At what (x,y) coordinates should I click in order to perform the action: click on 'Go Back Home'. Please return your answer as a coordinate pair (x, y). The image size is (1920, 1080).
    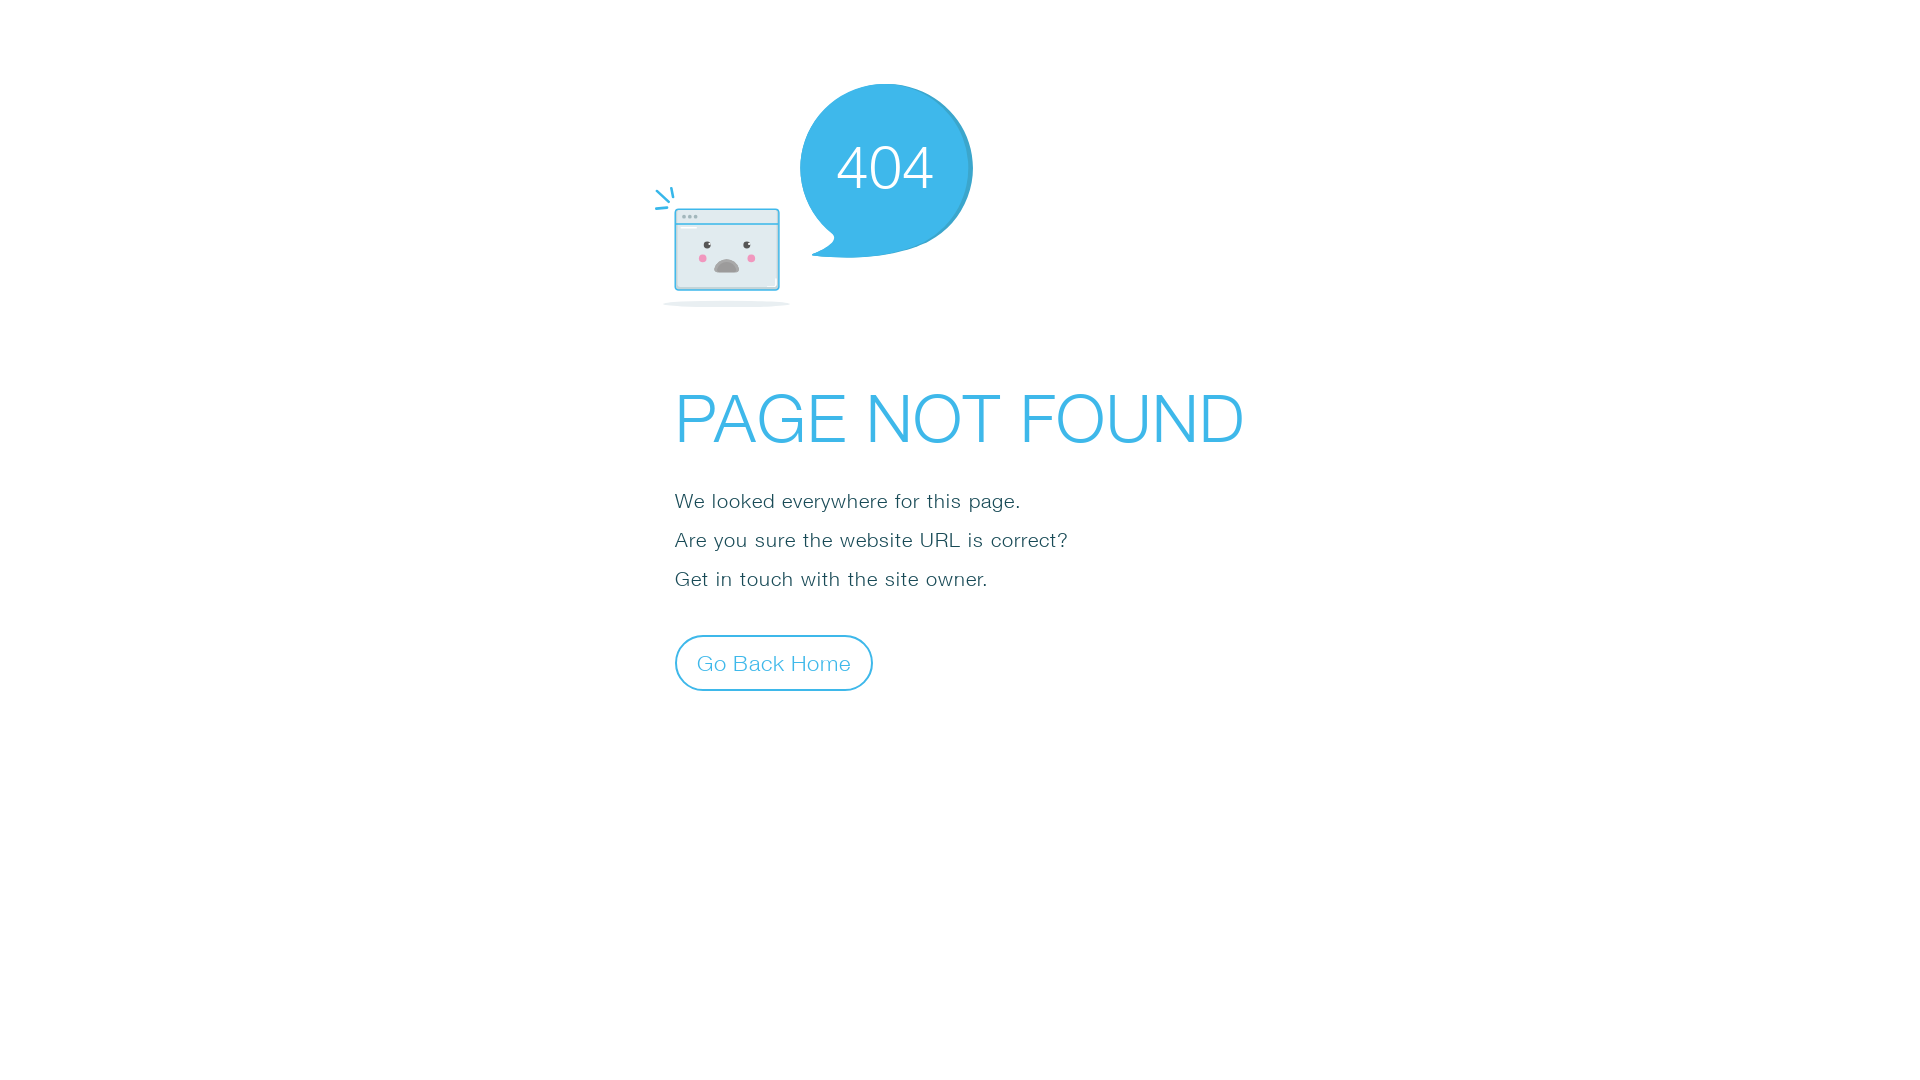
    Looking at the image, I should click on (772, 663).